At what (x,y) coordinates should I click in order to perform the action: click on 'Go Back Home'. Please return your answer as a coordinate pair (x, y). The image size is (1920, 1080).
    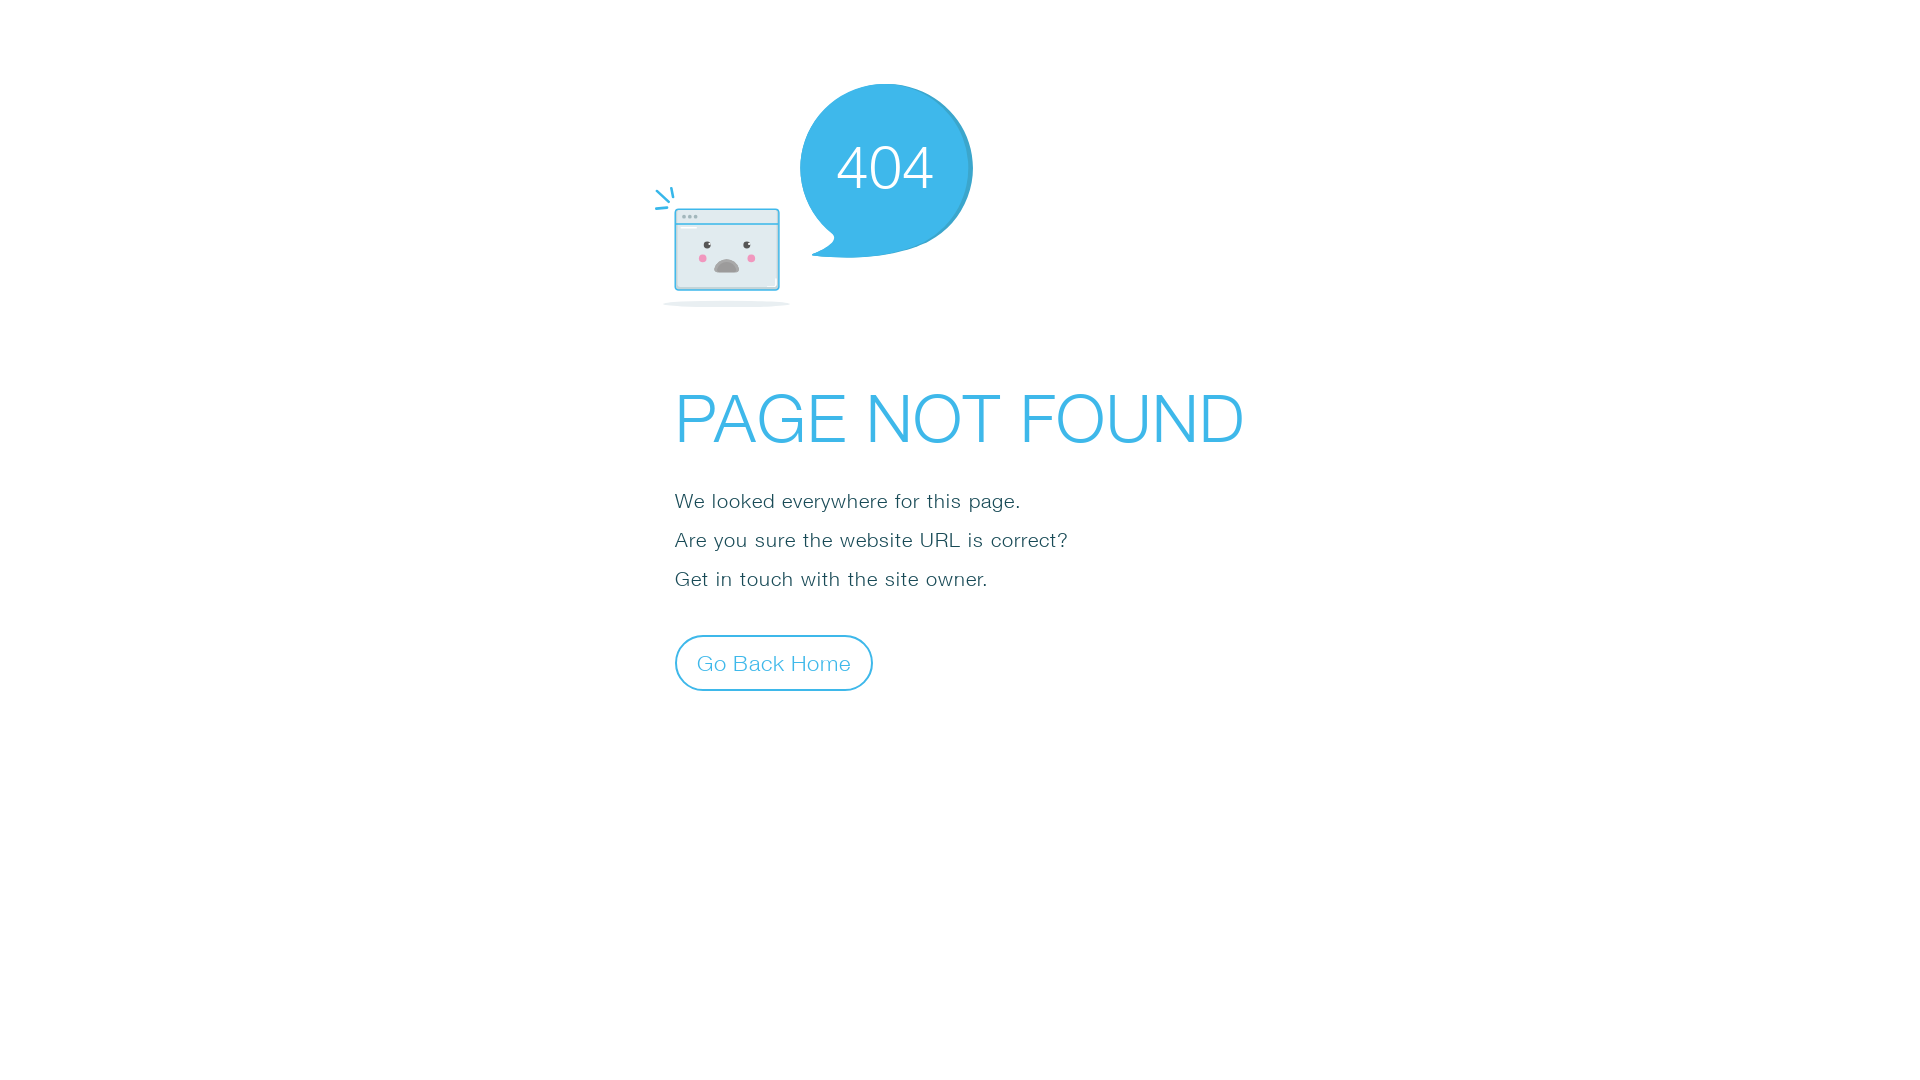
    Looking at the image, I should click on (772, 663).